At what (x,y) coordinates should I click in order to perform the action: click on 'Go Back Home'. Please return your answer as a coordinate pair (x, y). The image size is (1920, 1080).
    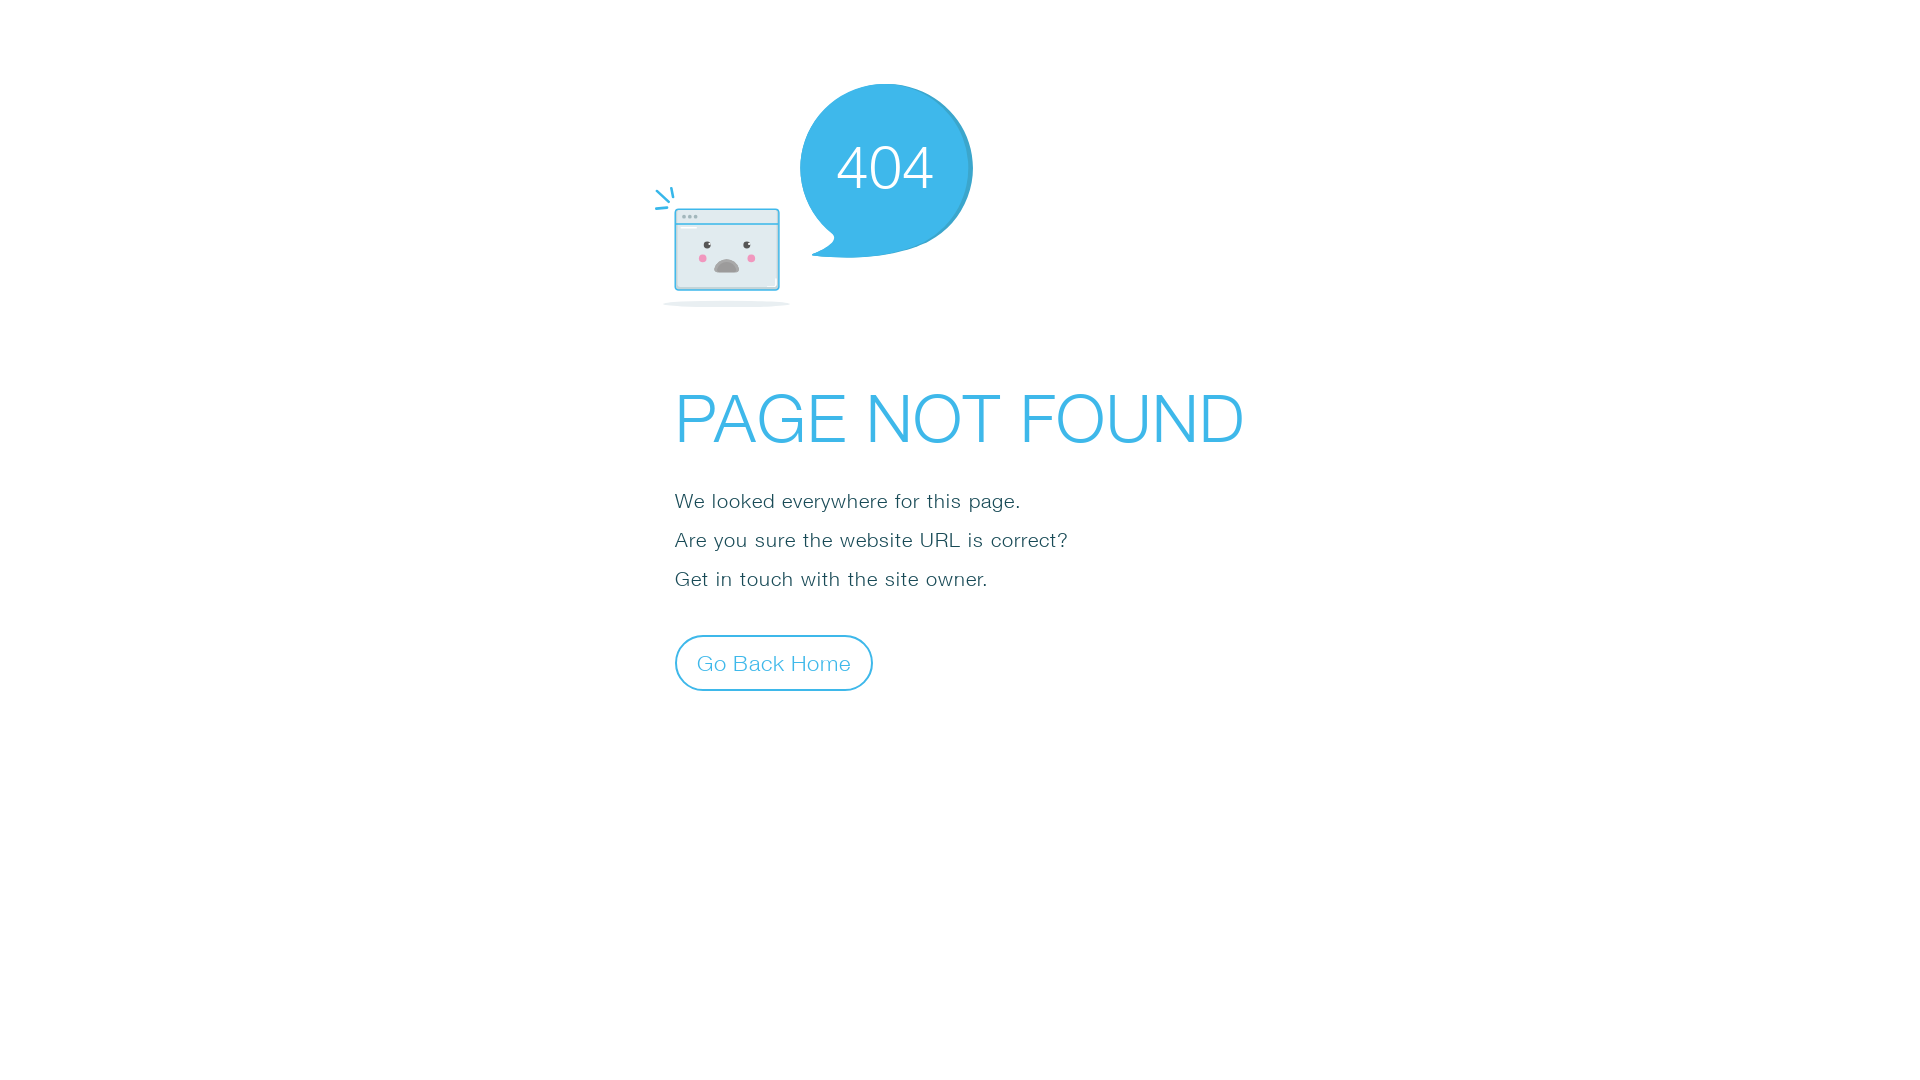
    Looking at the image, I should click on (772, 663).